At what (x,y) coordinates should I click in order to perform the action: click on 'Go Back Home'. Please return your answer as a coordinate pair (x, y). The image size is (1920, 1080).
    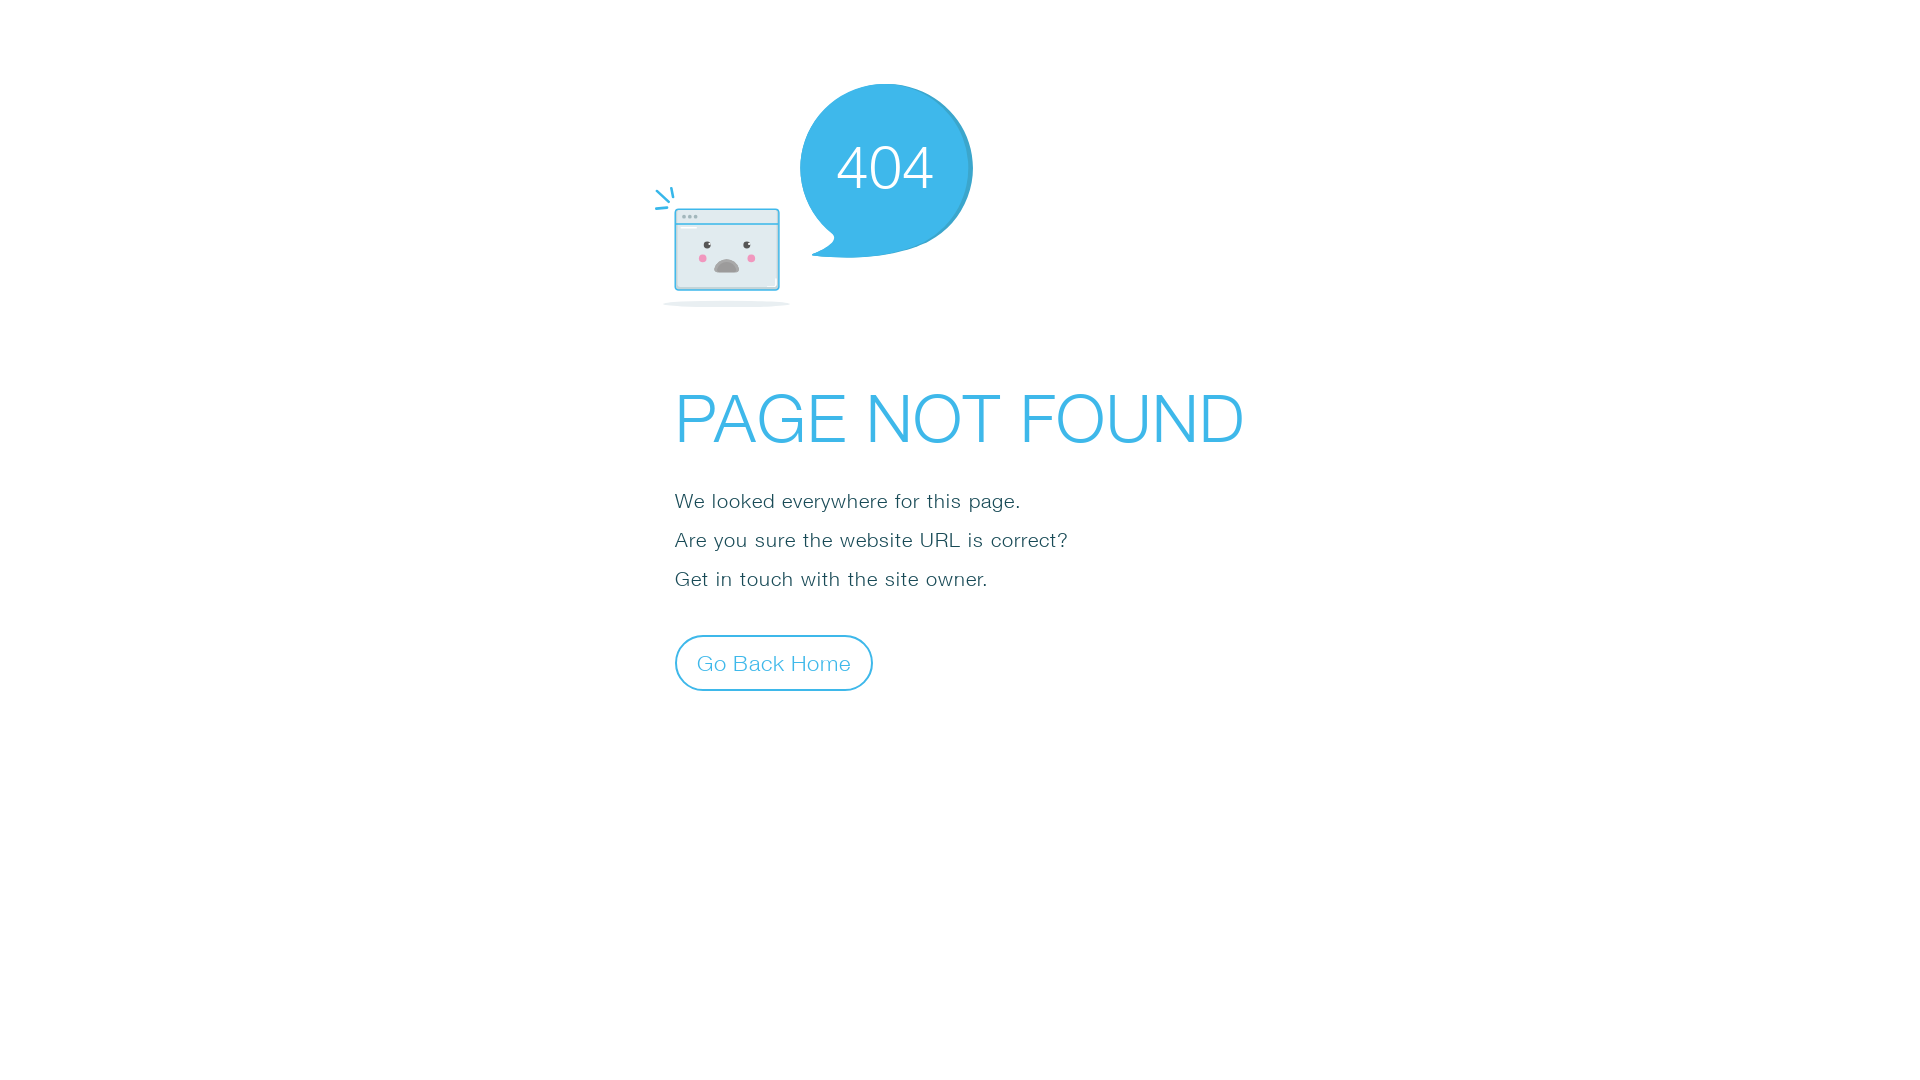
    Looking at the image, I should click on (772, 663).